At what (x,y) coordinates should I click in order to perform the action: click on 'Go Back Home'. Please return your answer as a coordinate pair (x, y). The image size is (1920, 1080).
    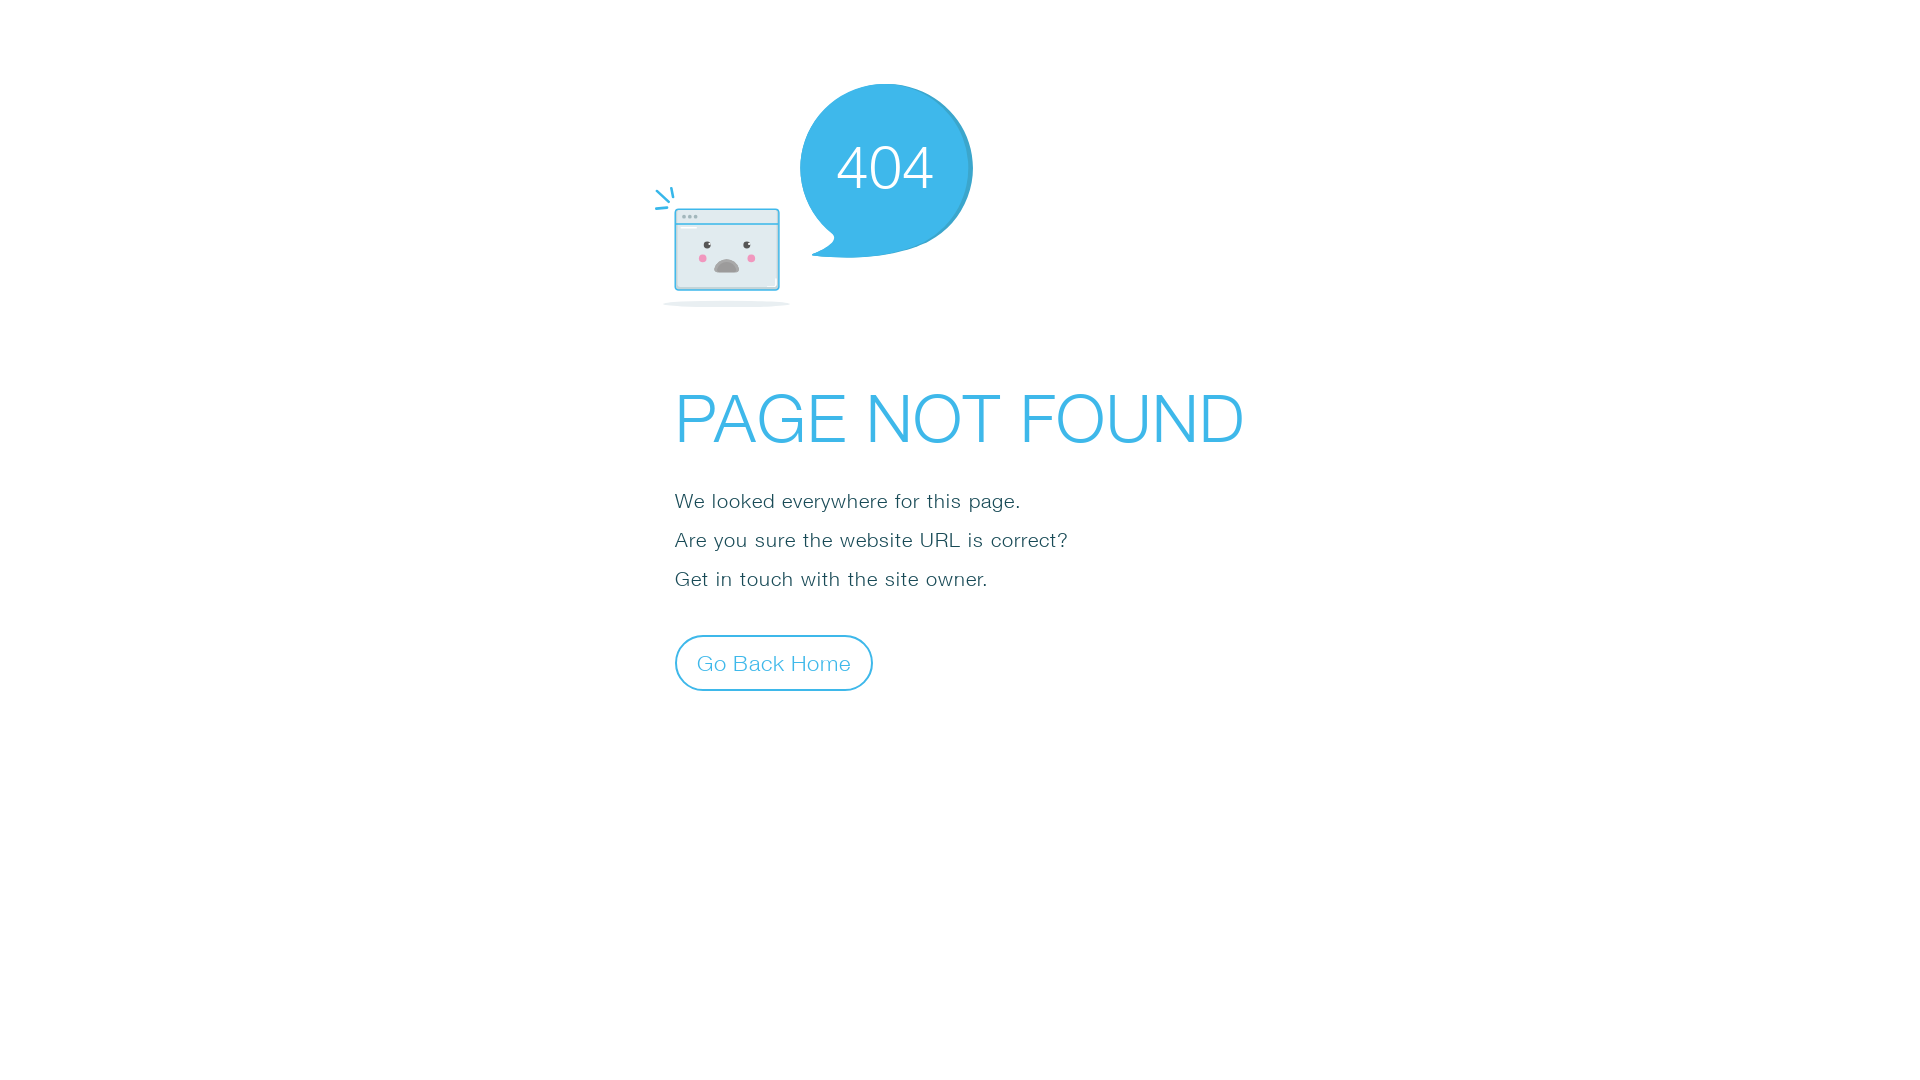
    Looking at the image, I should click on (772, 663).